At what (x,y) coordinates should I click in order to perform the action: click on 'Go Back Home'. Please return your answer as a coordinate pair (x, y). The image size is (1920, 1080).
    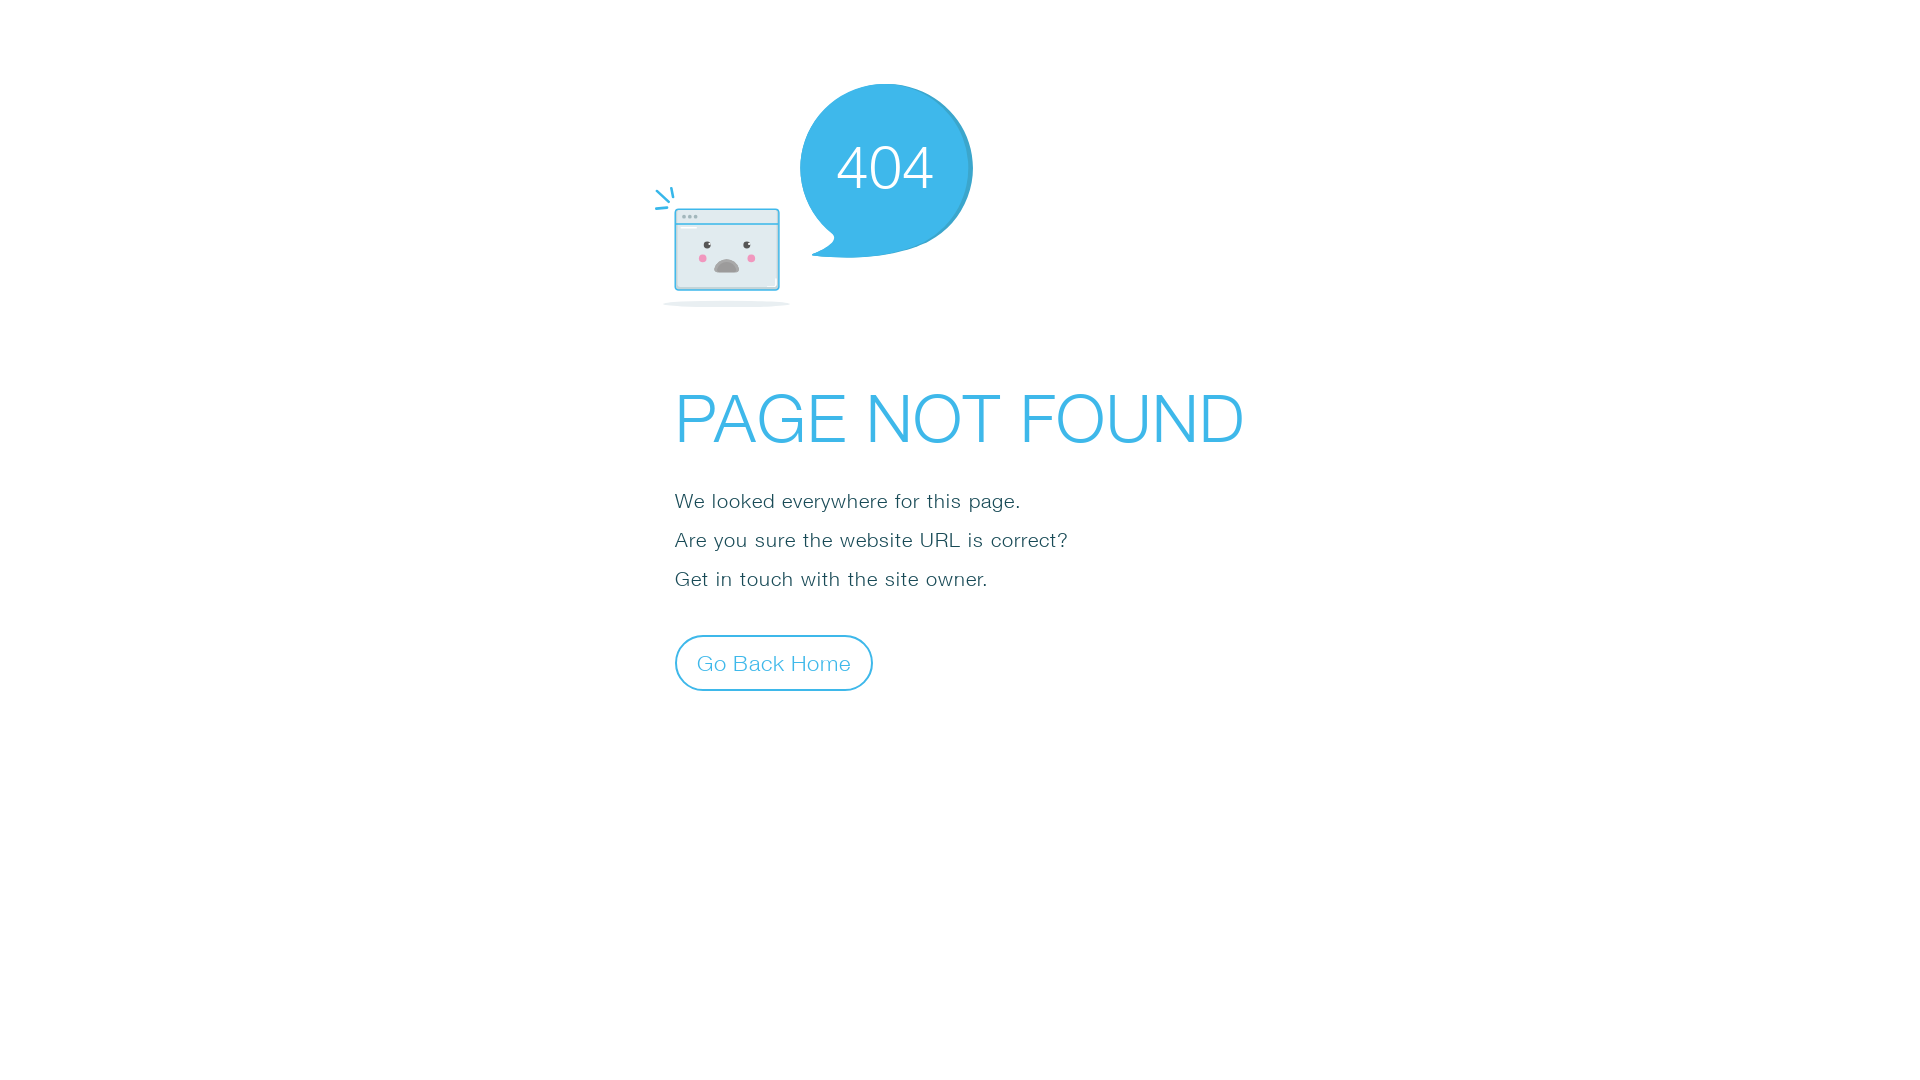
    Looking at the image, I should click on (772, 663).